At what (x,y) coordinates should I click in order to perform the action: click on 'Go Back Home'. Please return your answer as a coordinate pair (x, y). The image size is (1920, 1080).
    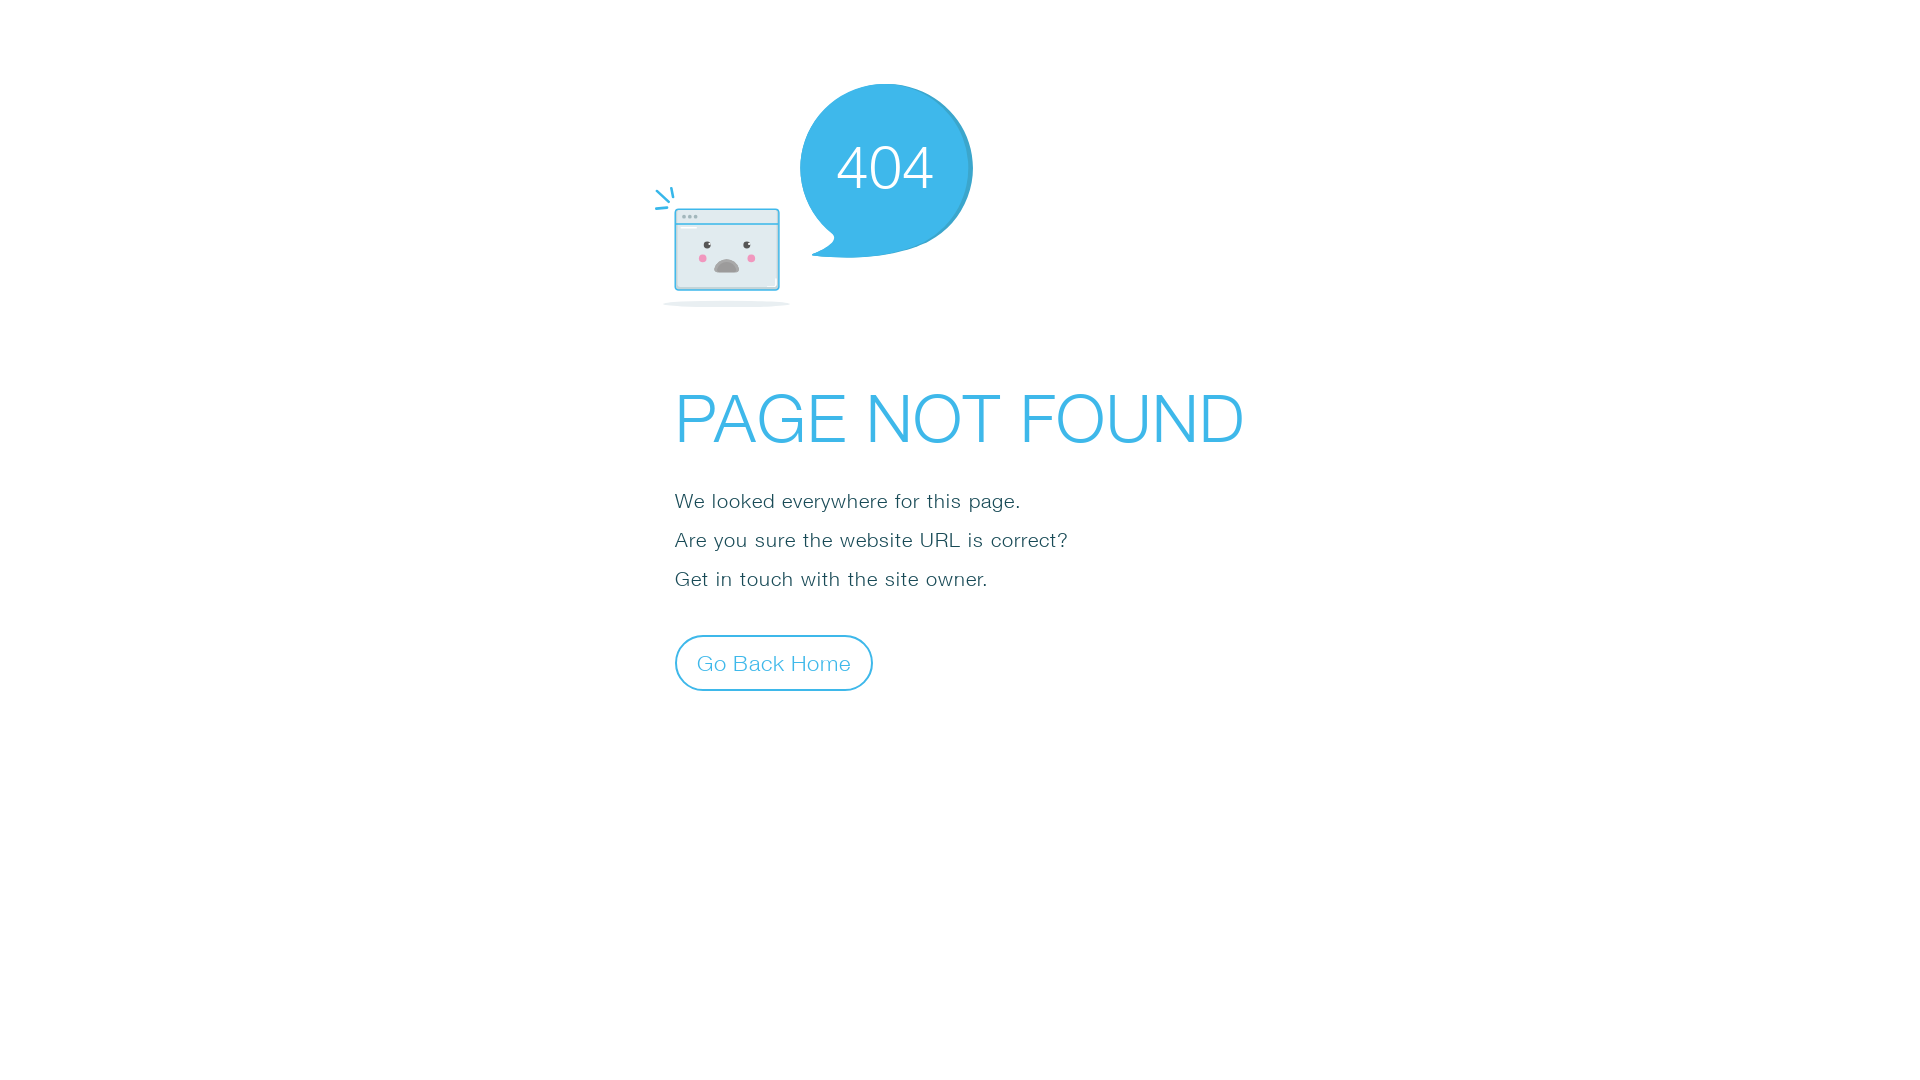
    Looking at the image, I should click on (772, 663).